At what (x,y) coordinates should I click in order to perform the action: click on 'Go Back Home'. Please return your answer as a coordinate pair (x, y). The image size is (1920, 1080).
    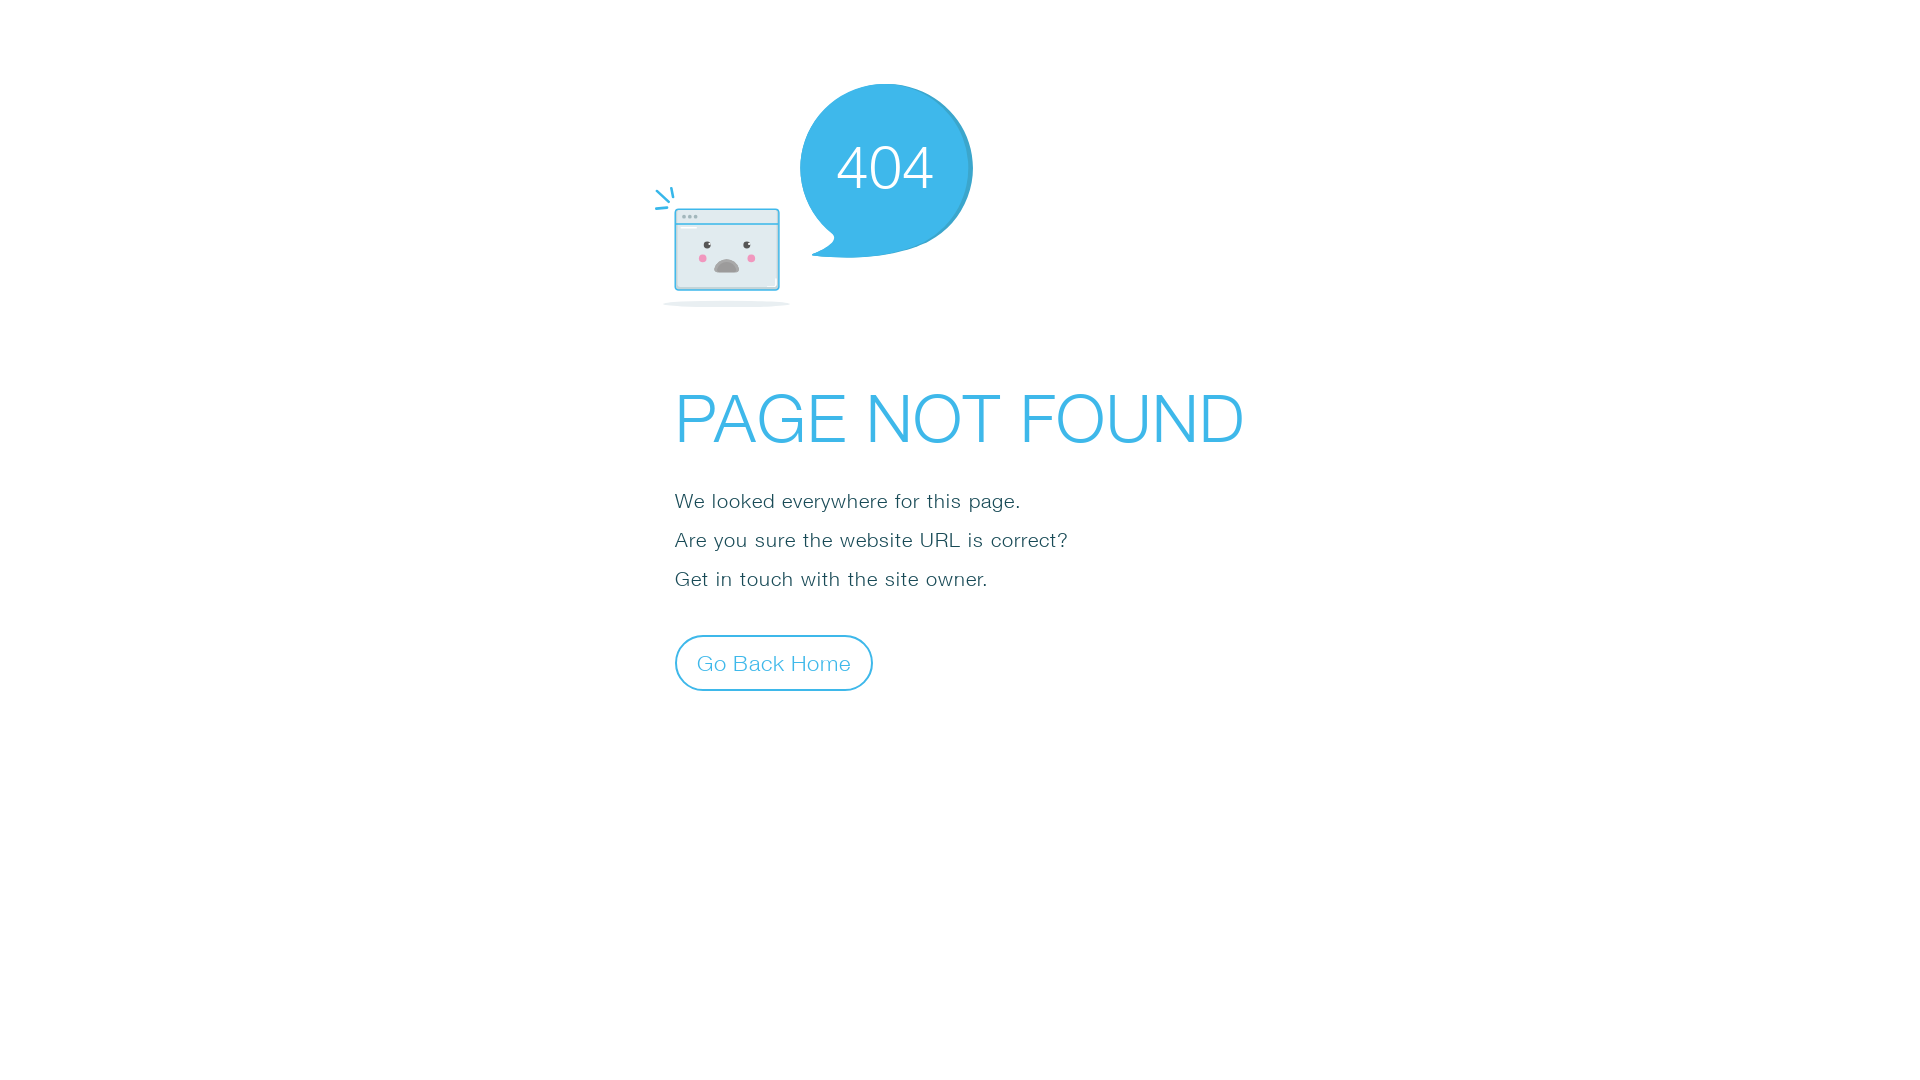
    Looking at the image, I should click on (772, 663).